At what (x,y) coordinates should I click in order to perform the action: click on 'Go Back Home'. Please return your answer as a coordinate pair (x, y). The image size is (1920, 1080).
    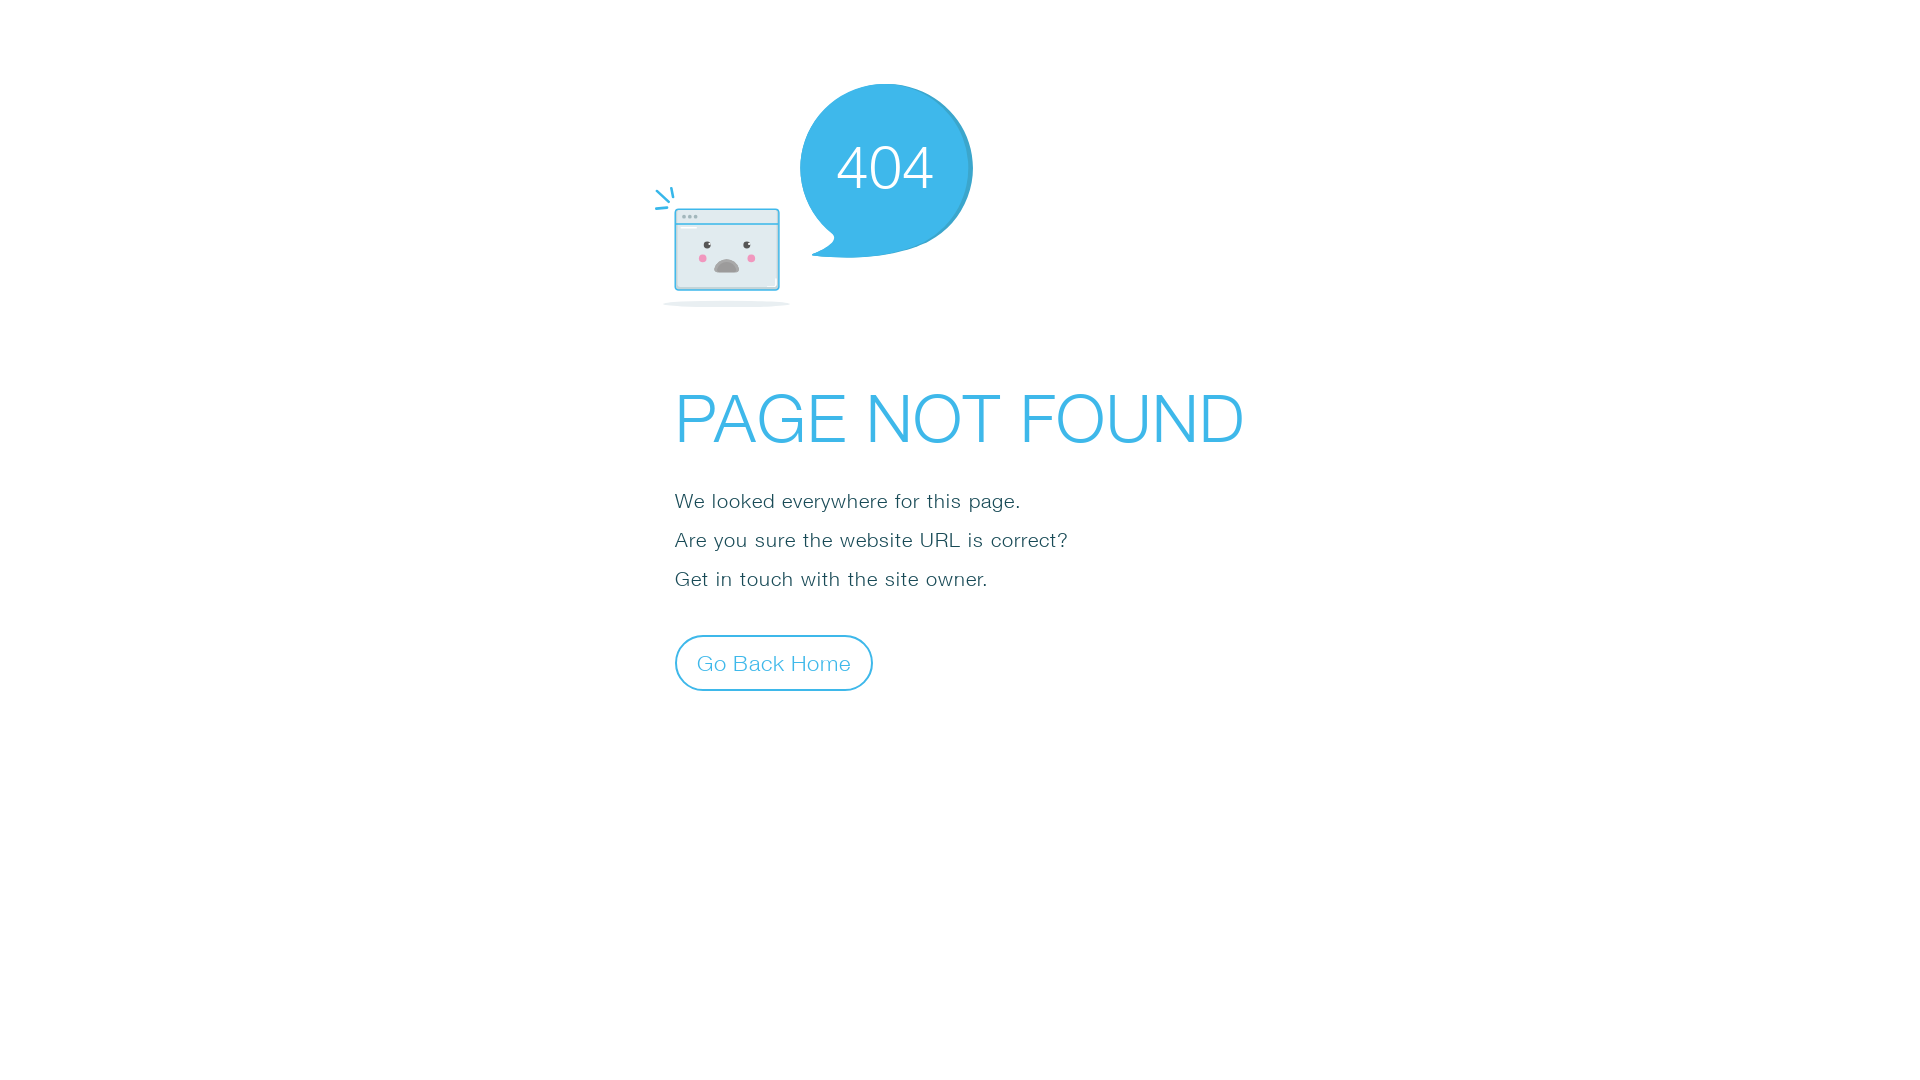
    Looking at the image, I should click on (772, 663).